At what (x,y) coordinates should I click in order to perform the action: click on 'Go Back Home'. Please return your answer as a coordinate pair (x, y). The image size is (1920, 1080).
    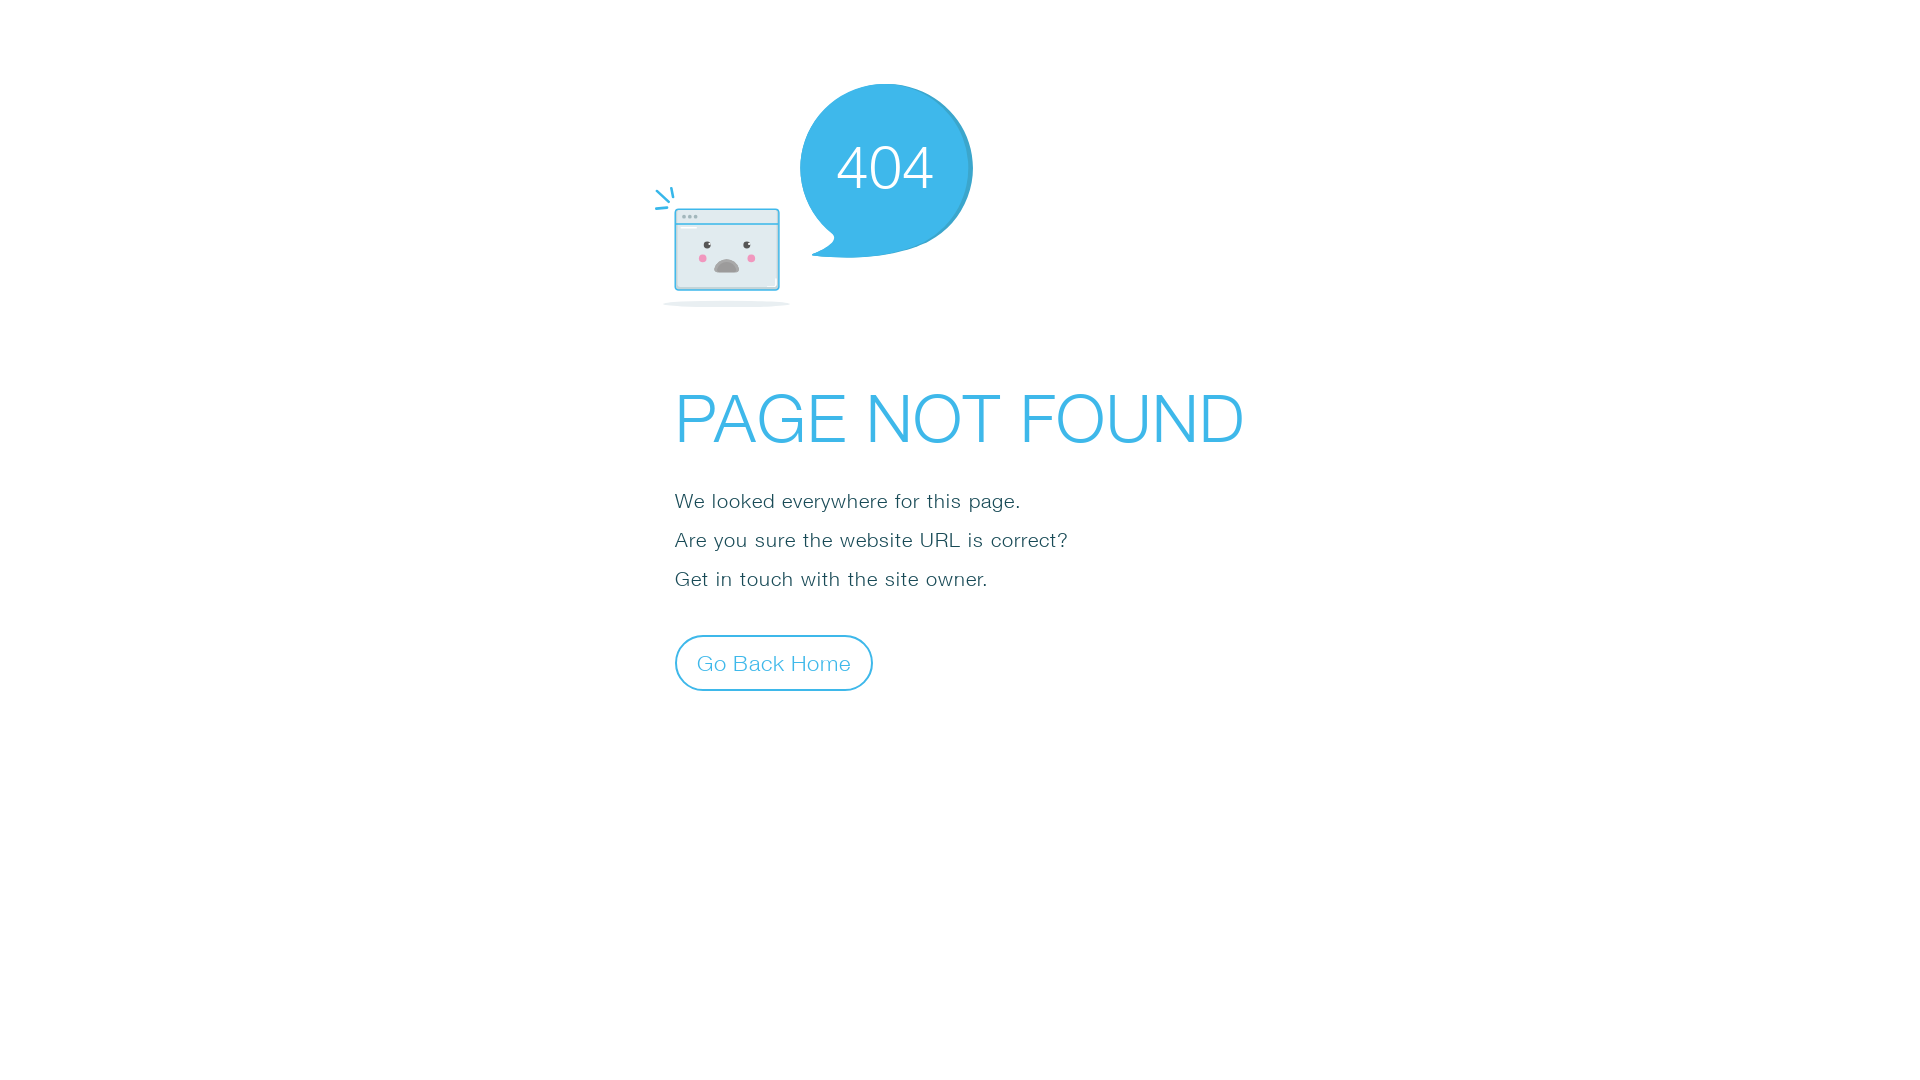
    Looking at the image, I should click on (772, 663).